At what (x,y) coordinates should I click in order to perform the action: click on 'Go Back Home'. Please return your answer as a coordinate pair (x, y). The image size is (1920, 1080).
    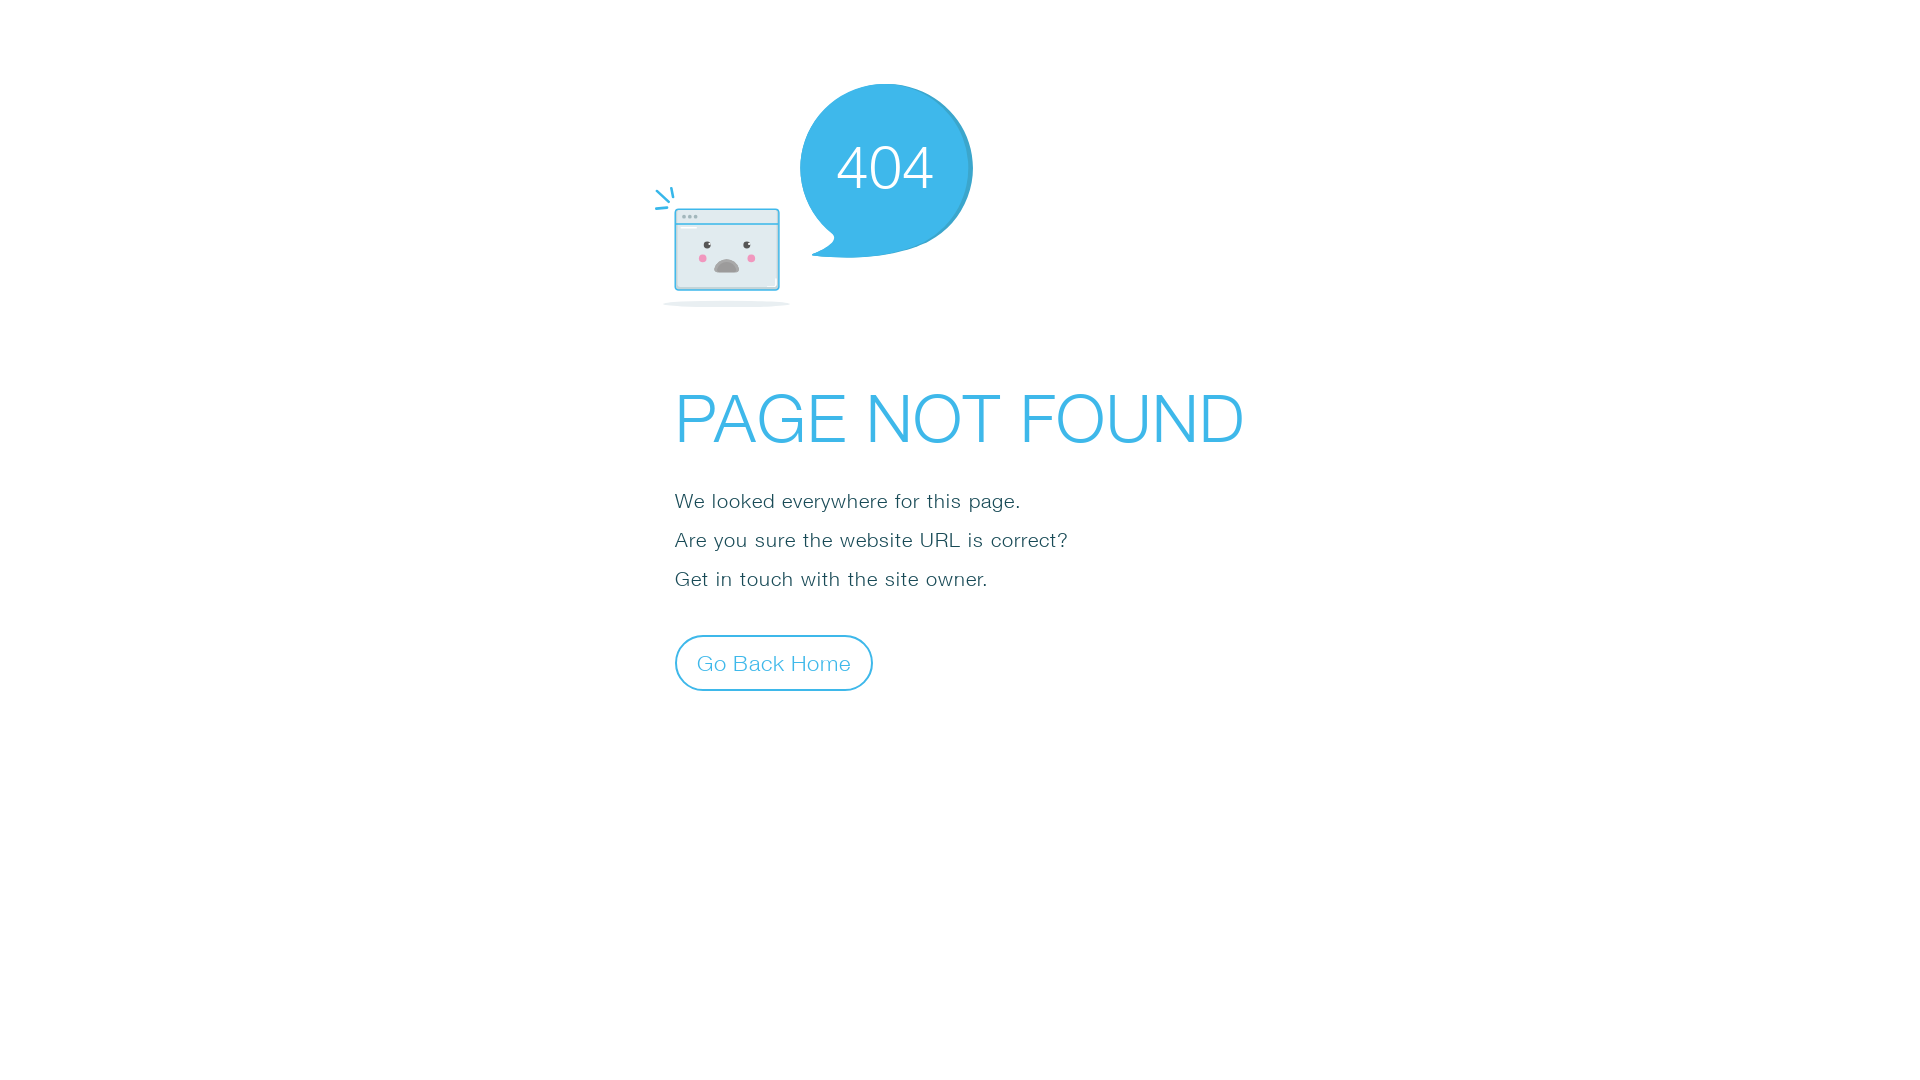
    Looking at the image, I should click on (772, 663).